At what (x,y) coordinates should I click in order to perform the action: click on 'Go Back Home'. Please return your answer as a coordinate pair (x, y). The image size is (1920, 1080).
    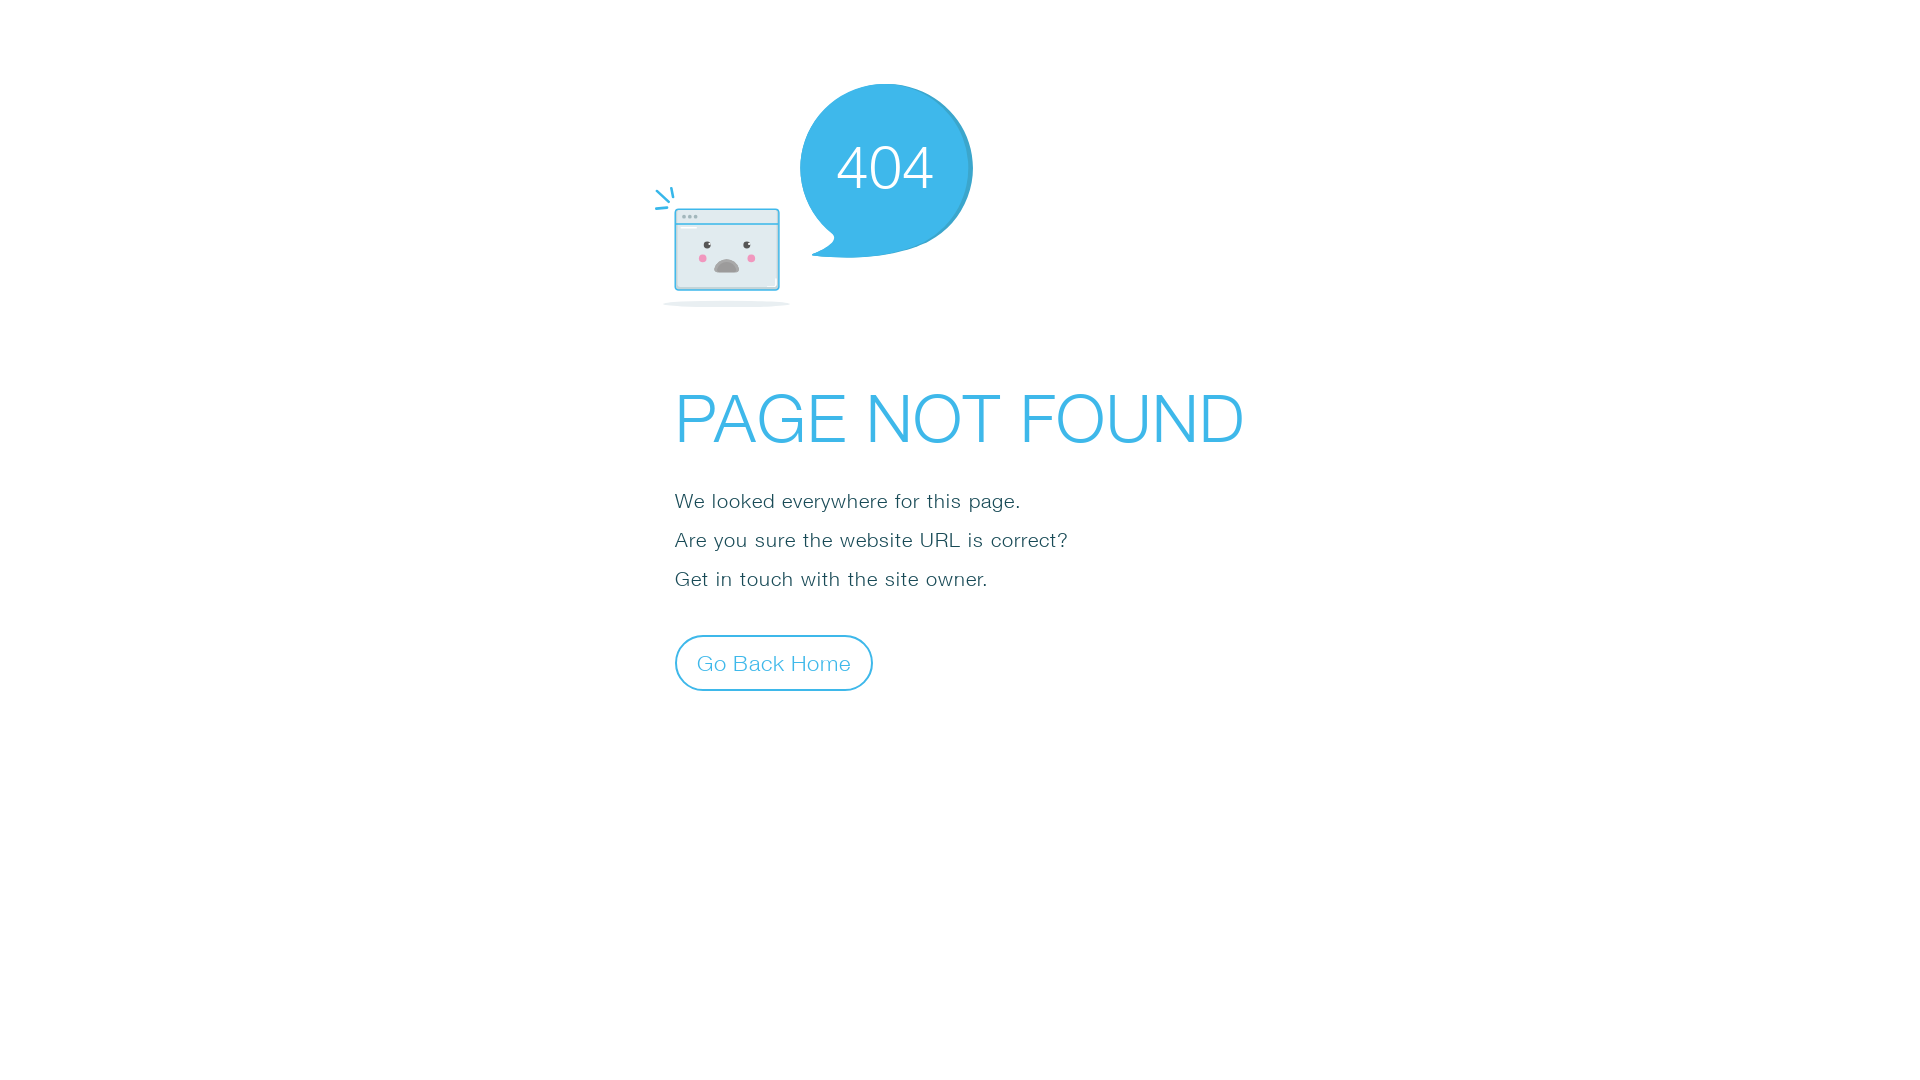
    Looking at the image, I should click on (772, 663).